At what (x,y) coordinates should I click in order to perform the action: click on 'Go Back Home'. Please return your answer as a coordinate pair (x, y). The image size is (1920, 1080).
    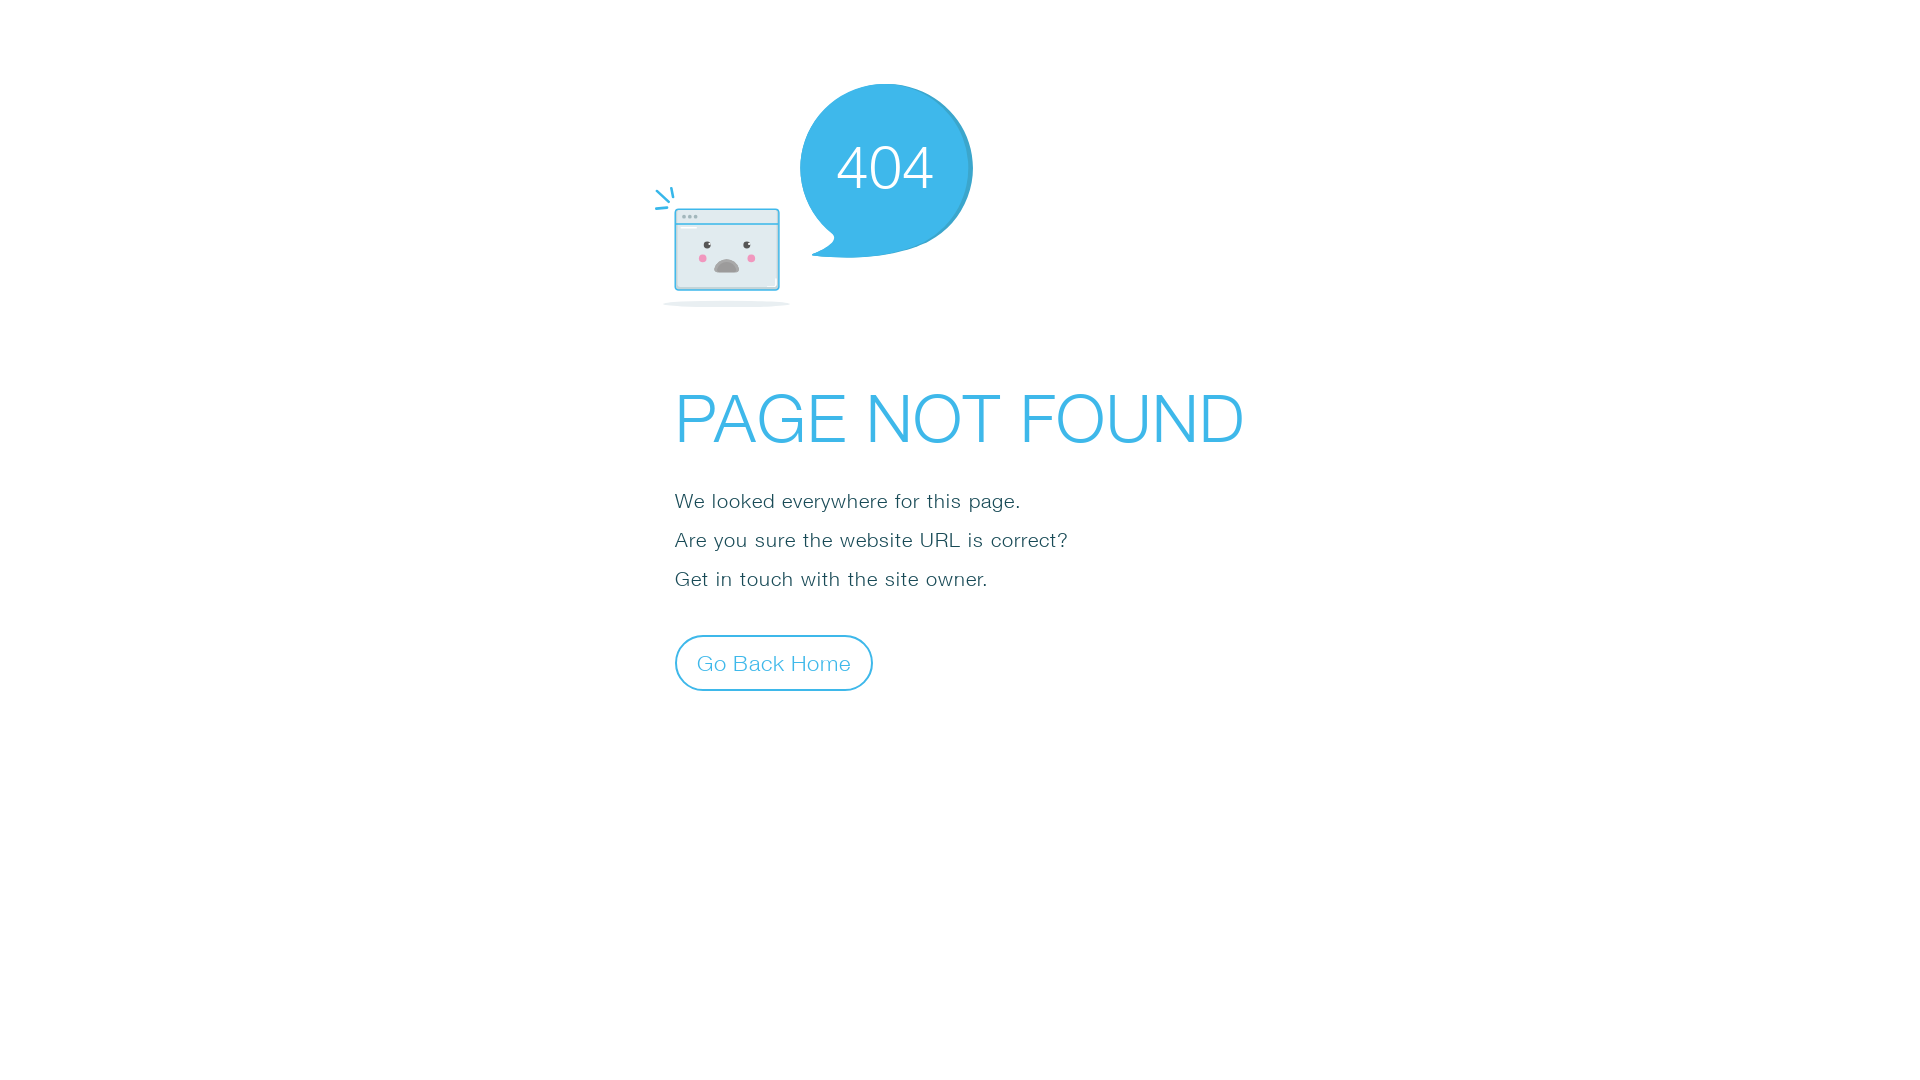
    Looking at the image, I should click on (772, 663).